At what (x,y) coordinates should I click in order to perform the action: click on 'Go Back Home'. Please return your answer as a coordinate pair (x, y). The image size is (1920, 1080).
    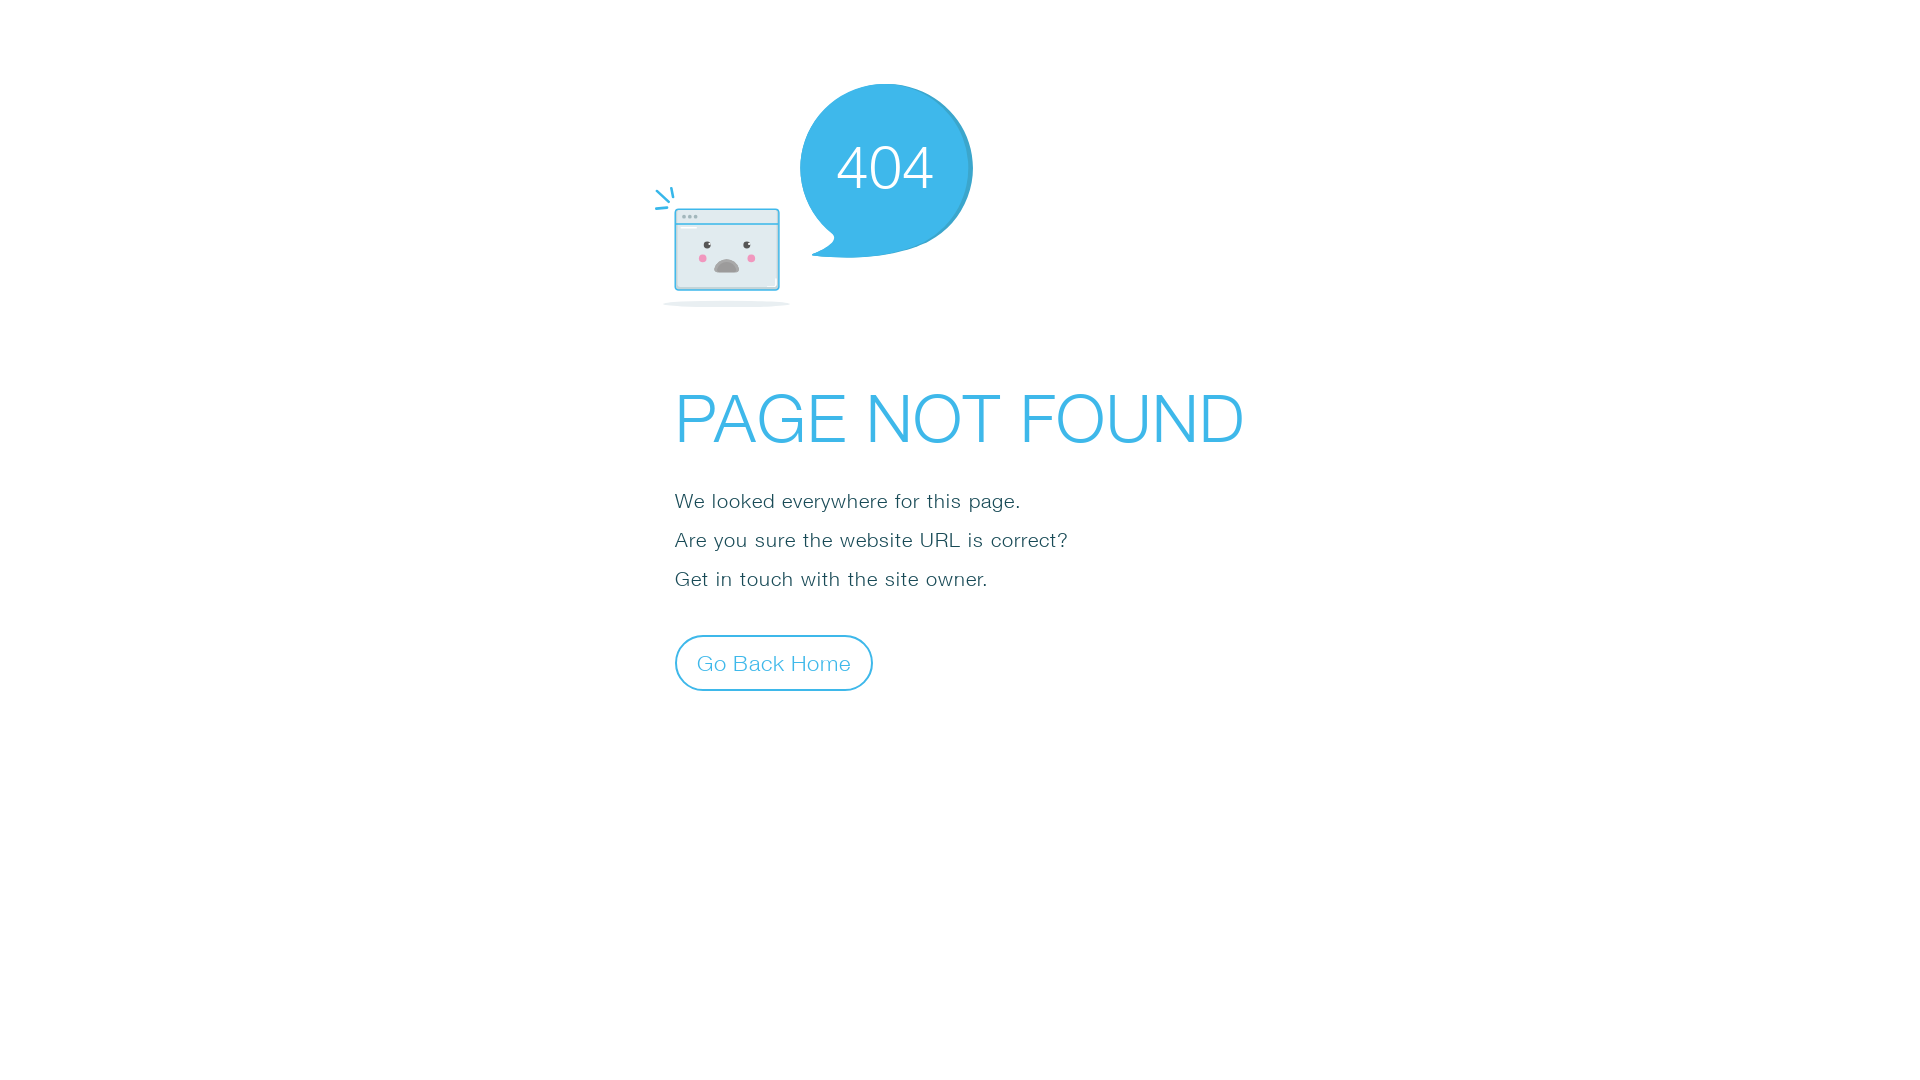
    Looking at the image, I should click on (772, 663).